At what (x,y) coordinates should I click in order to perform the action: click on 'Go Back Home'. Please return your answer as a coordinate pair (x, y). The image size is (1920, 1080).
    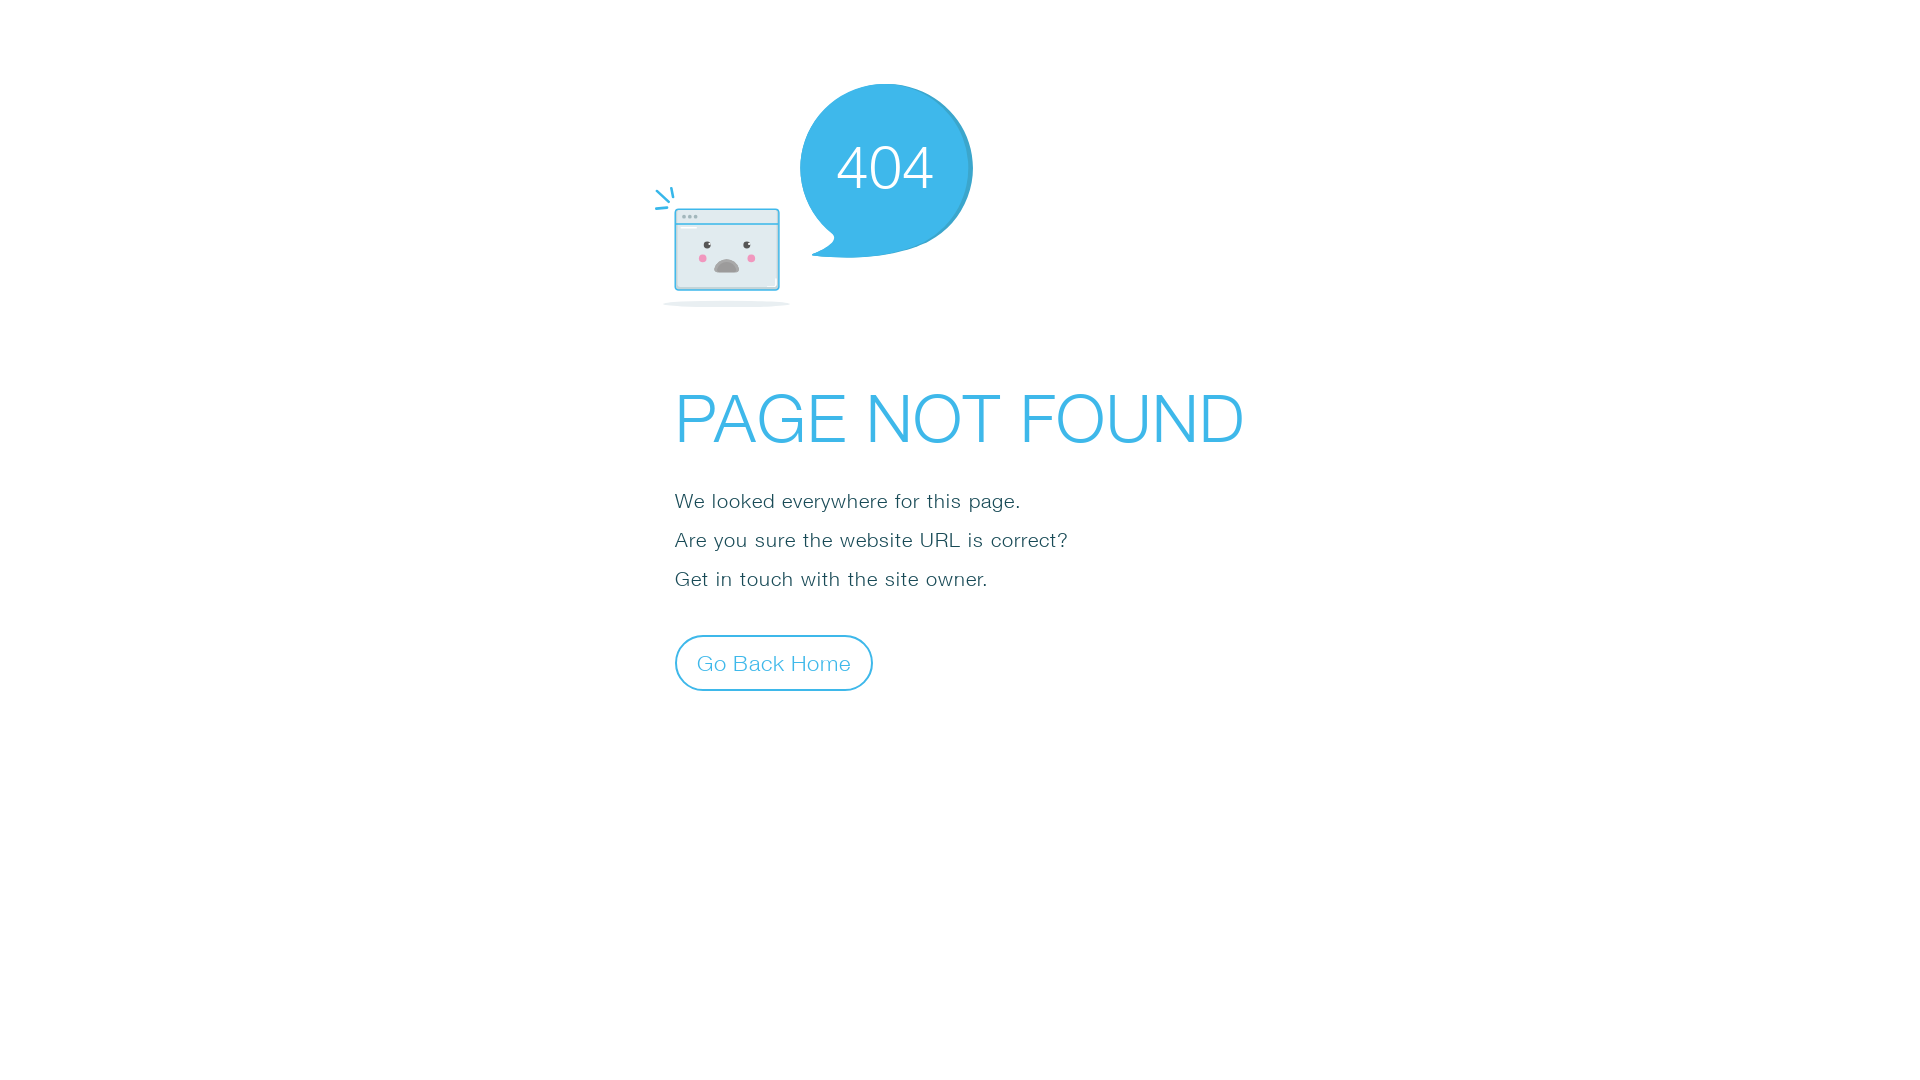
    Looking at the image, I should click on (772, 663).